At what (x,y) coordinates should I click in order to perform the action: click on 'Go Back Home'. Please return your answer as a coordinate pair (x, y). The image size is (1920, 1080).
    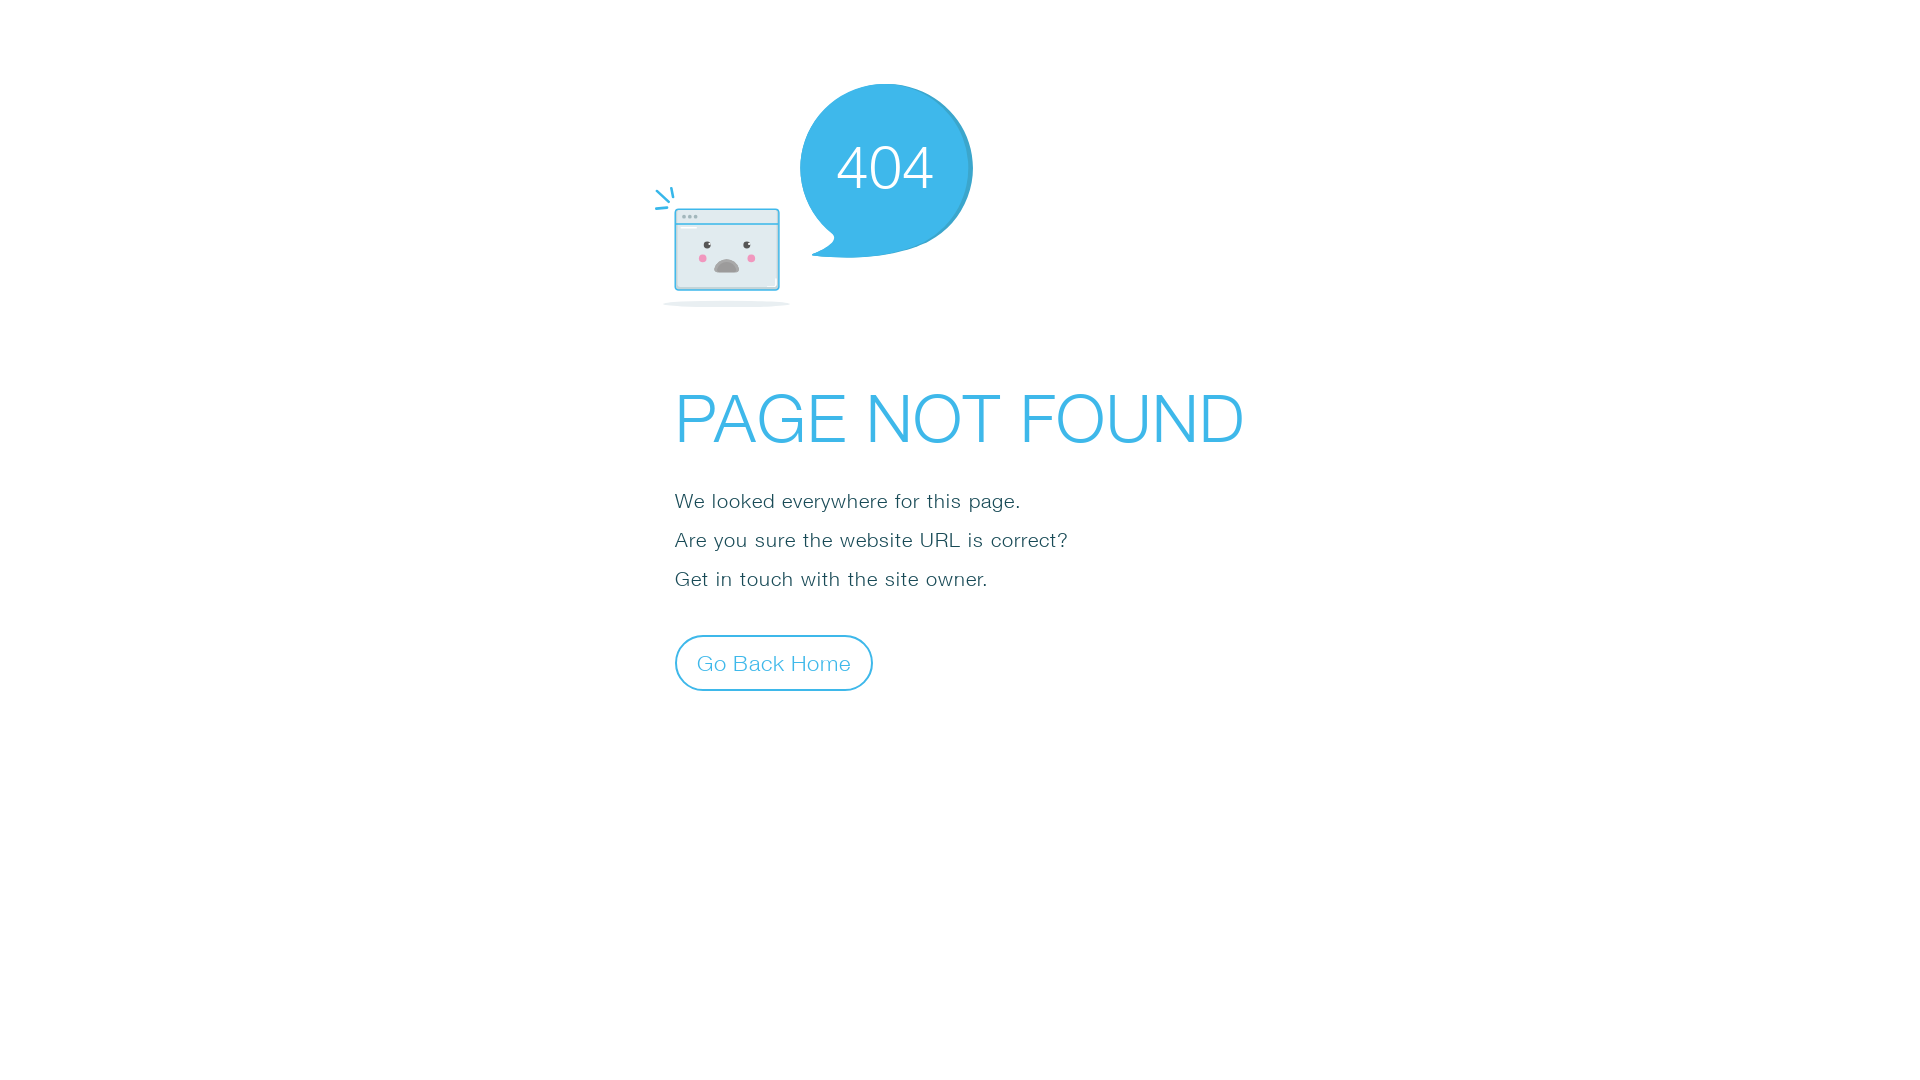
    Looking at the image, I should click on (772, 663).